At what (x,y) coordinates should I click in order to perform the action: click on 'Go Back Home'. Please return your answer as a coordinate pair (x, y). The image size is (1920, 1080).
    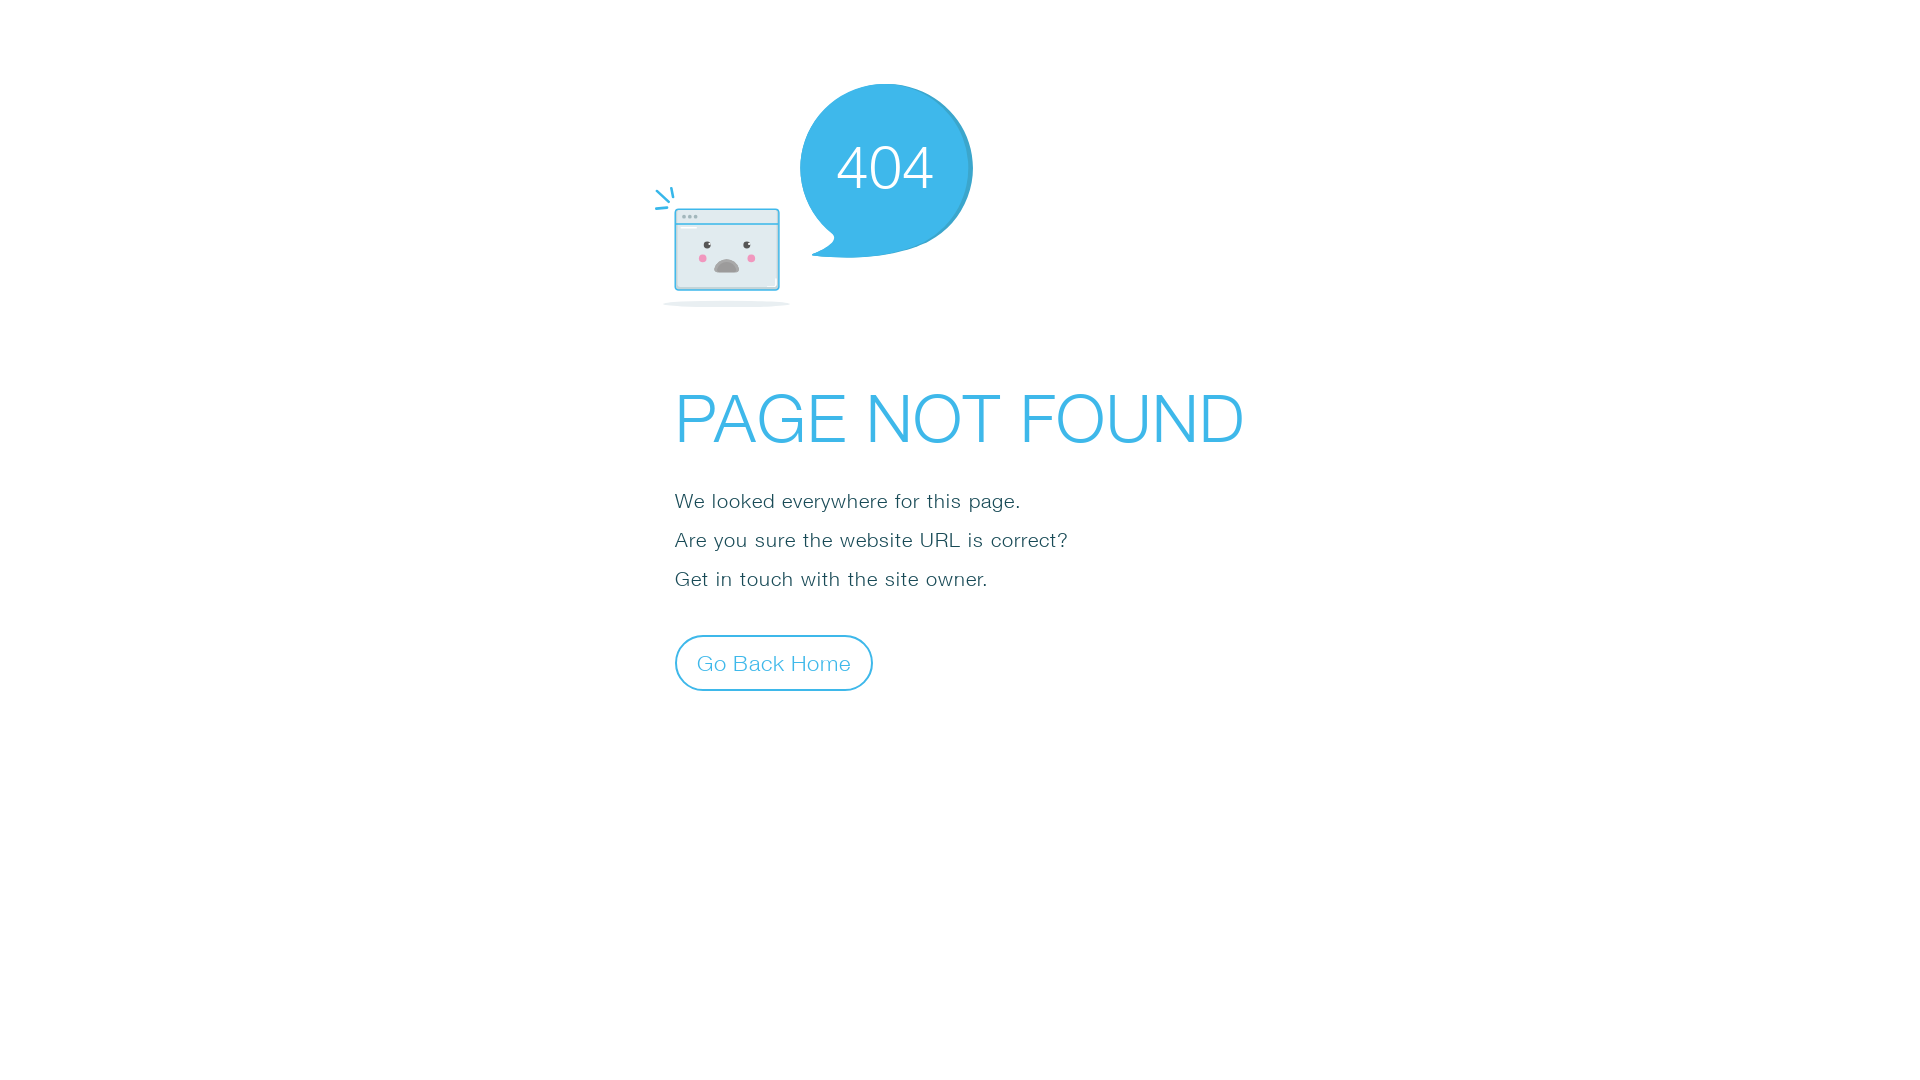
    Looking at the image, I should click on (772, 663).